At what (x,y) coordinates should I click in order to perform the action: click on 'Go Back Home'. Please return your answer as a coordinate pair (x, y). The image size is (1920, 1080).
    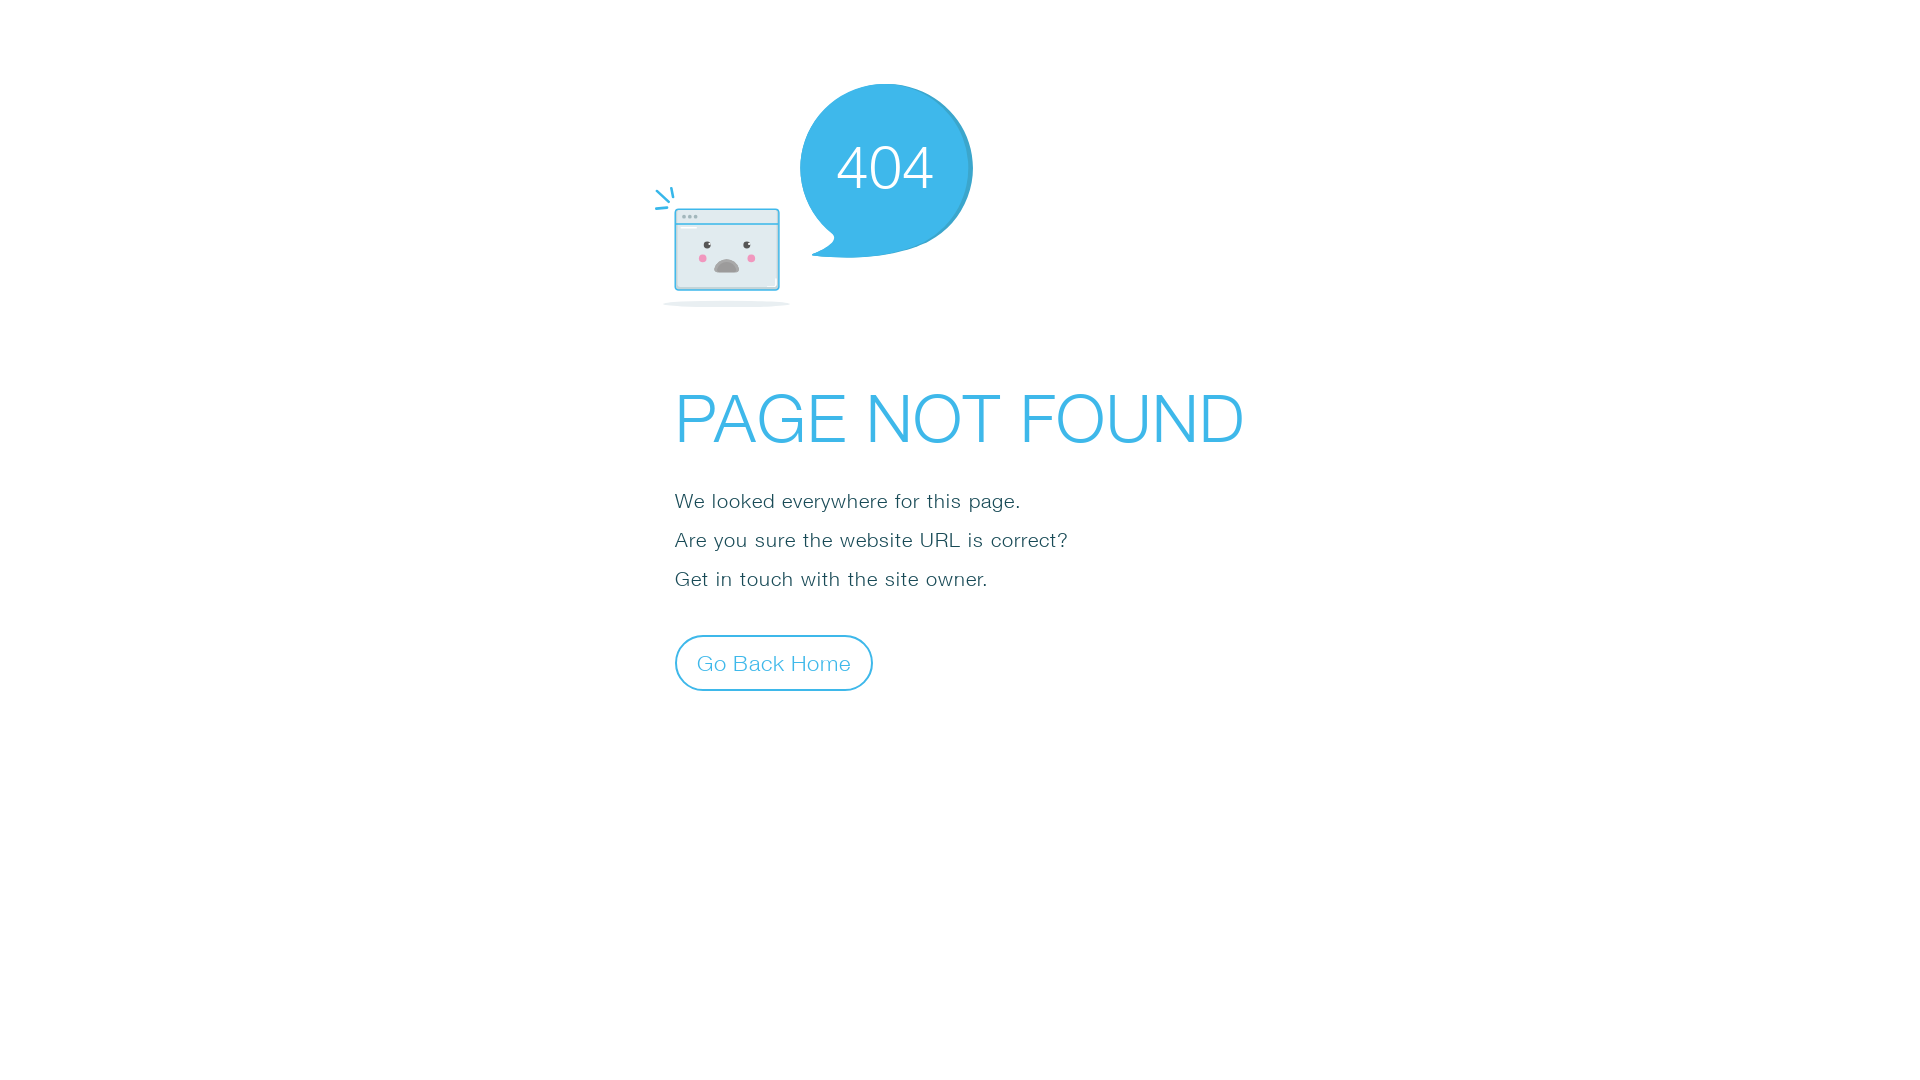
    Looking at the image, I should click on (772, 663).